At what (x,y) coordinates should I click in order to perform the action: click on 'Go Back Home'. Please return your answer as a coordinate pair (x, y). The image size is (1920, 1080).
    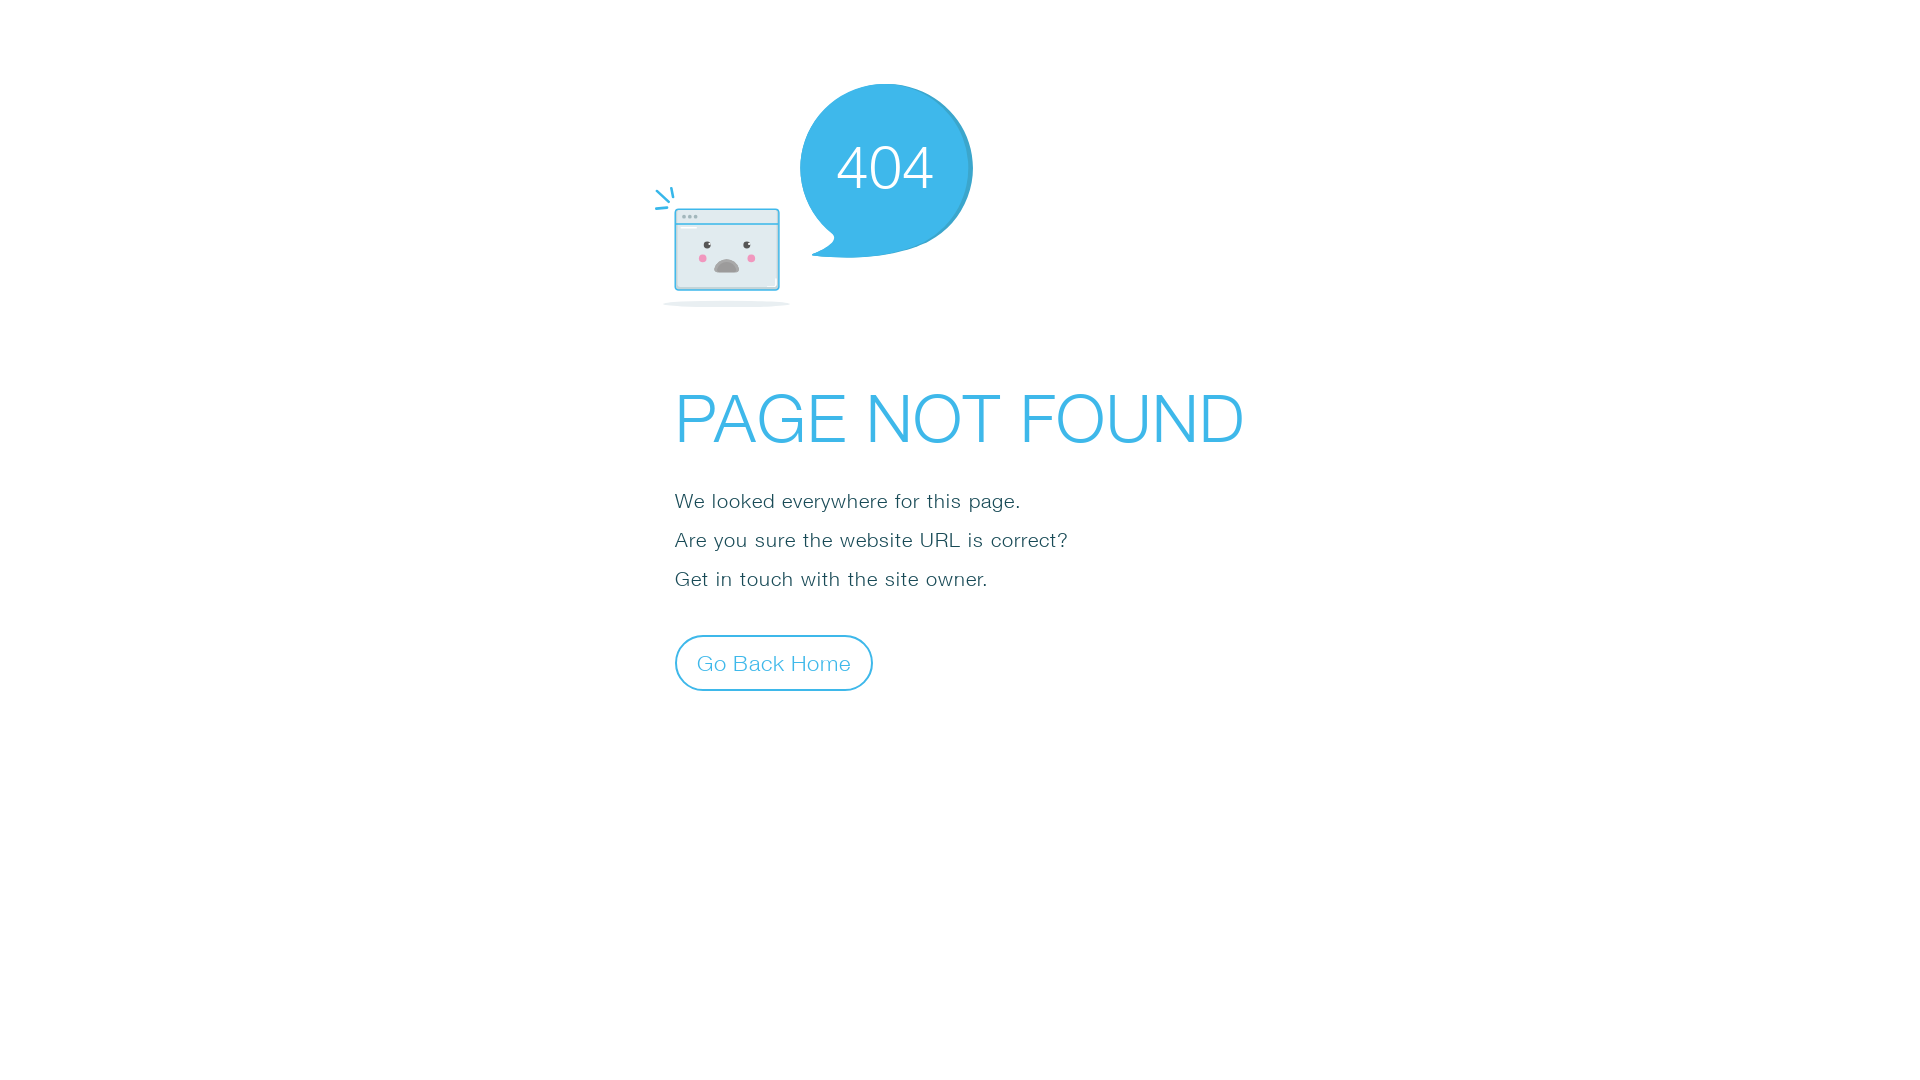
    Looking at the image, I should click on (772, 663).